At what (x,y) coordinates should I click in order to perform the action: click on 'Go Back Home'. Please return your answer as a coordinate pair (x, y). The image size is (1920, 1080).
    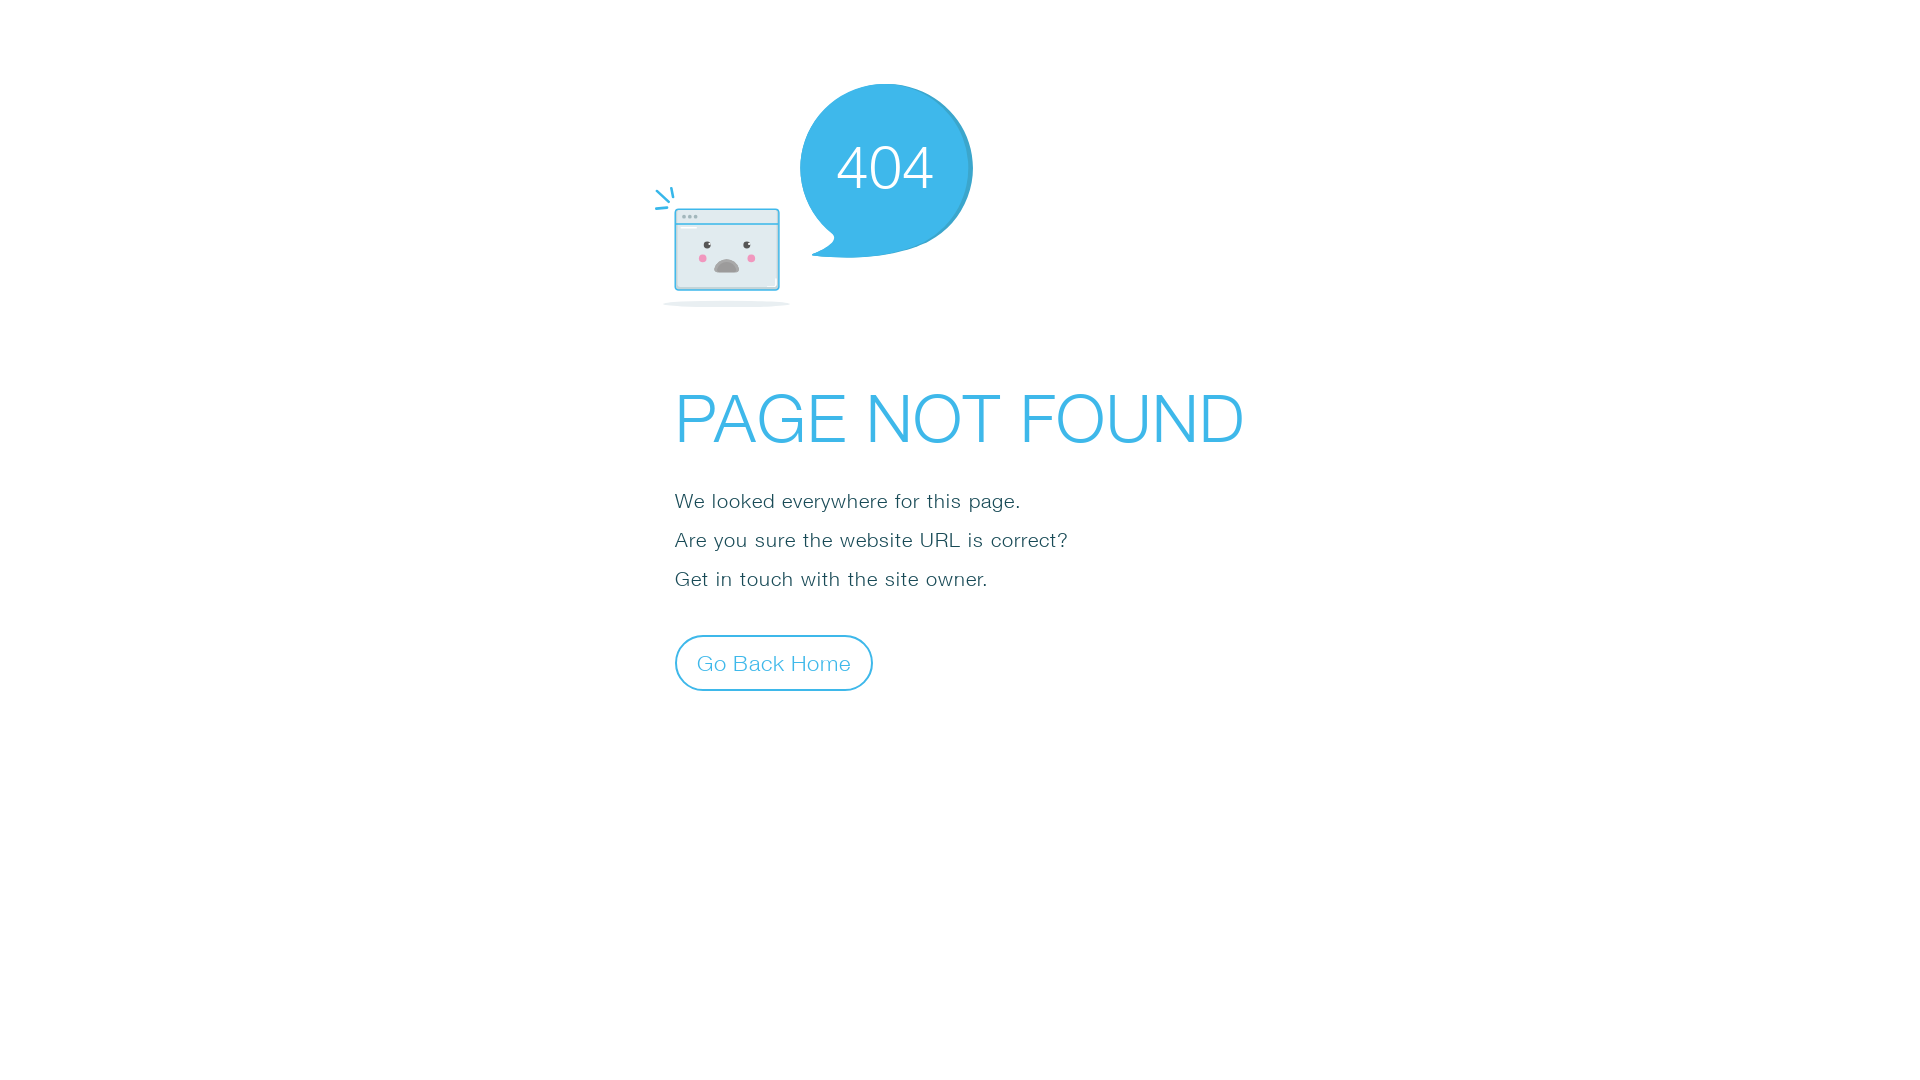
    Looking at the image, I should click on (772, 663).